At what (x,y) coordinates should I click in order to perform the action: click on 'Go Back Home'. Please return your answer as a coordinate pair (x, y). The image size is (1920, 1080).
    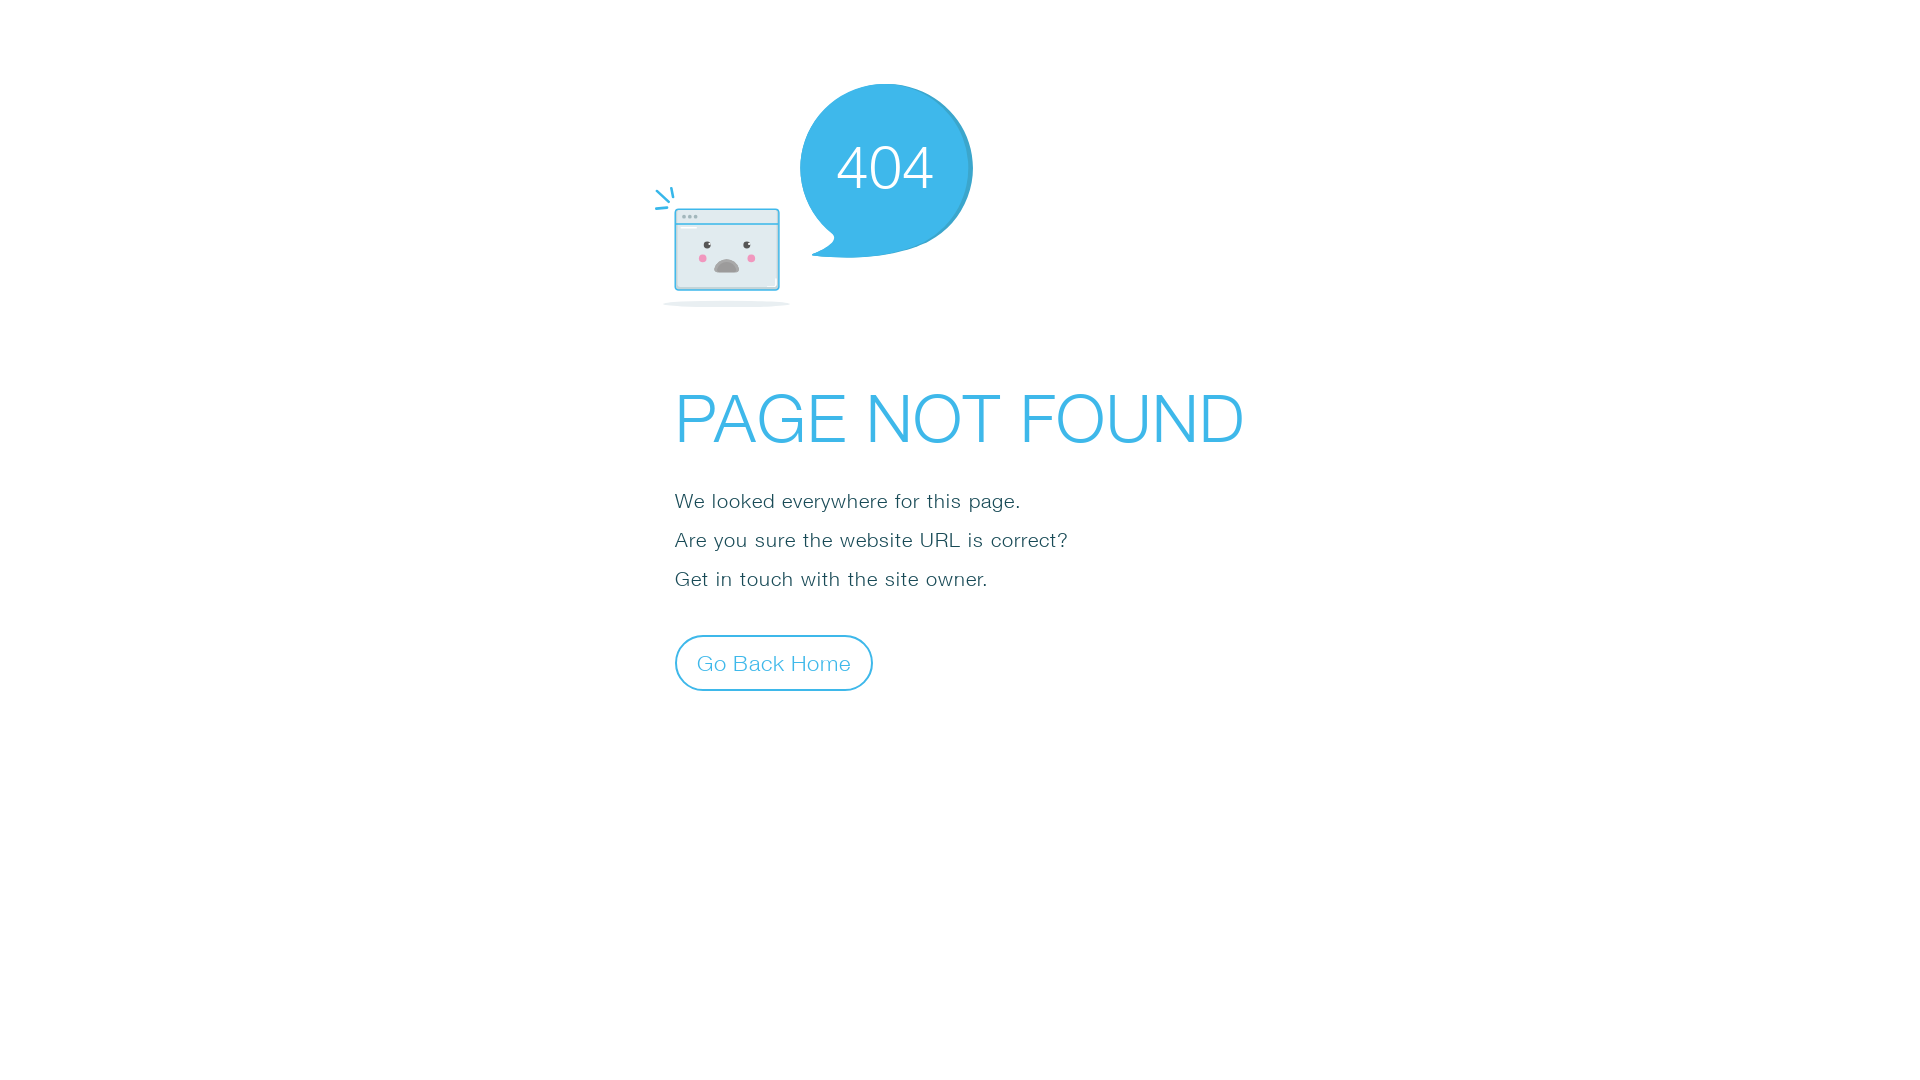
    Looking at the image, I should click on (772, 663).